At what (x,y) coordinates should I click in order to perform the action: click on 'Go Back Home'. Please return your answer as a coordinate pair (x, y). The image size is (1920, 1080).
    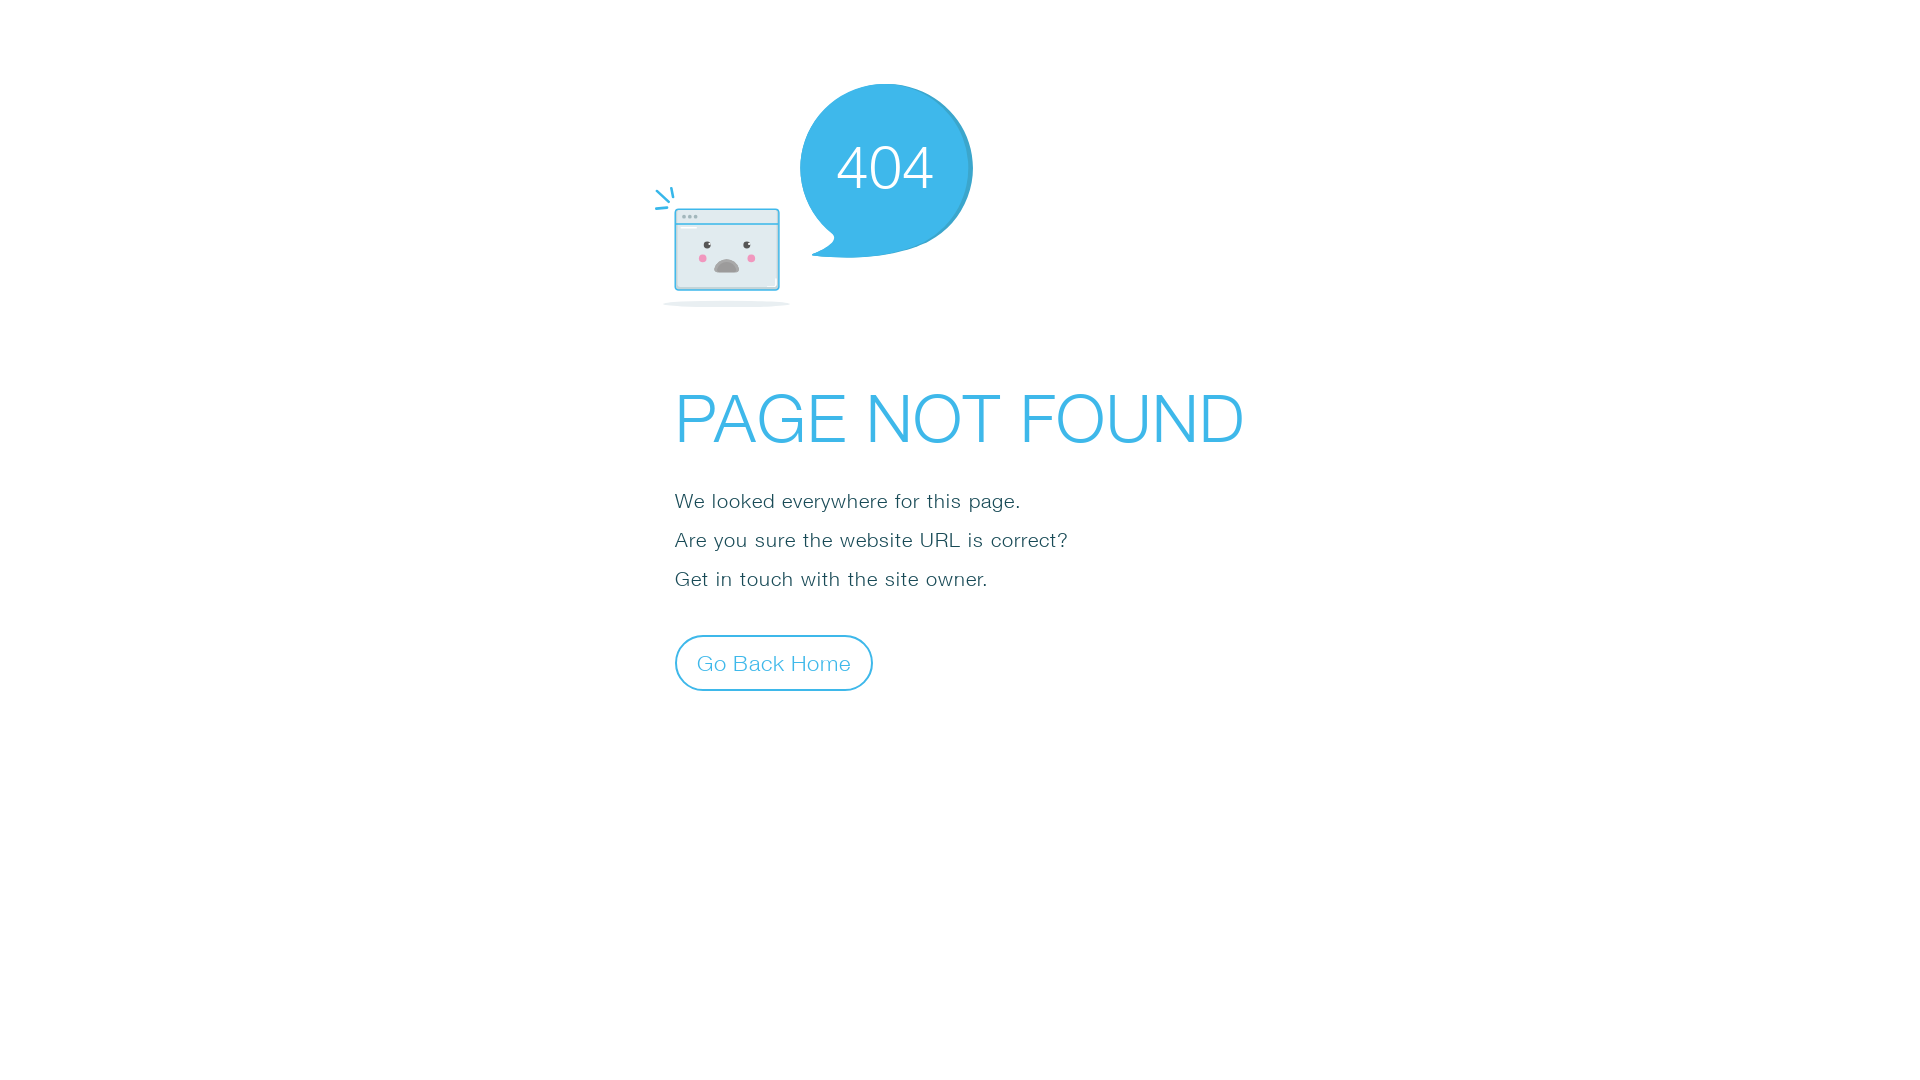
    Looking at the image, I should click on (772, 663).